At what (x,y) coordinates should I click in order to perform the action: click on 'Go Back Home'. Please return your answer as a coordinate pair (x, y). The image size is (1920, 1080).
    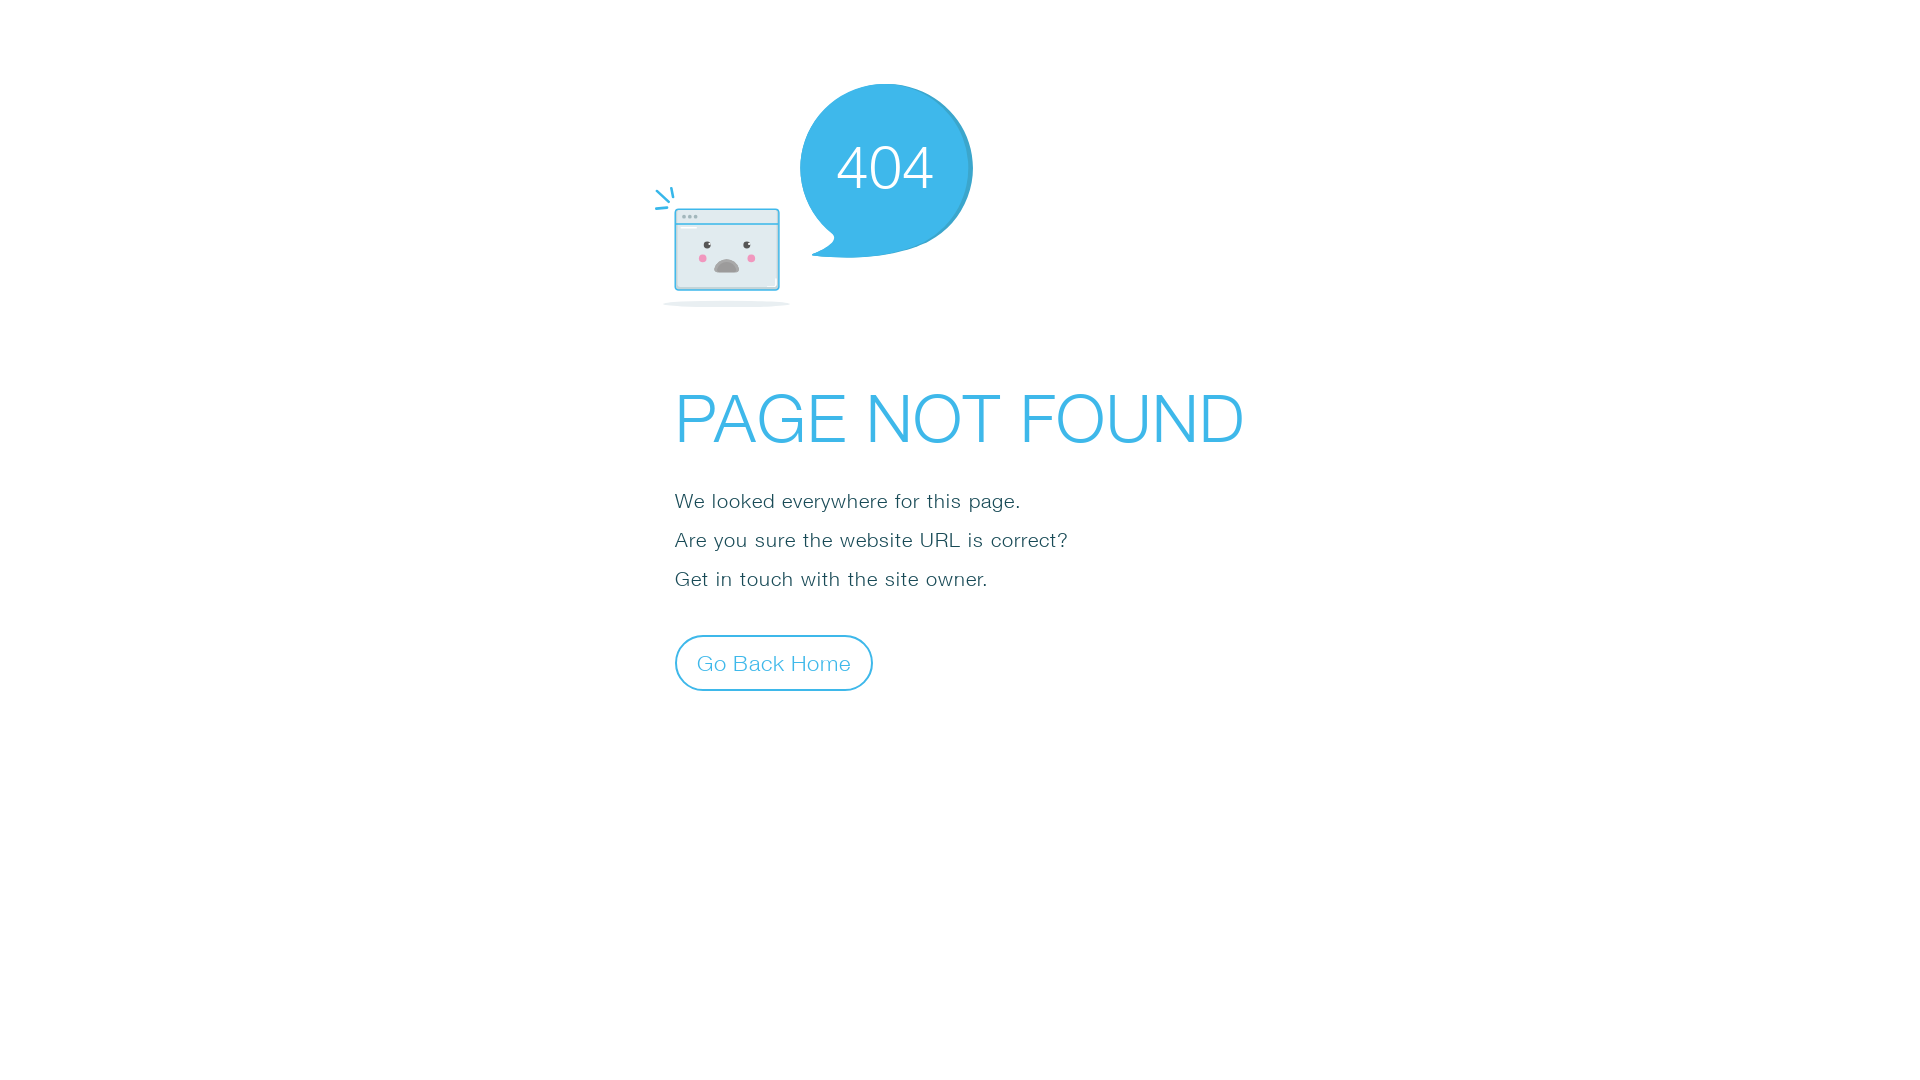
    Looking at the image, I should click on (772, 663).